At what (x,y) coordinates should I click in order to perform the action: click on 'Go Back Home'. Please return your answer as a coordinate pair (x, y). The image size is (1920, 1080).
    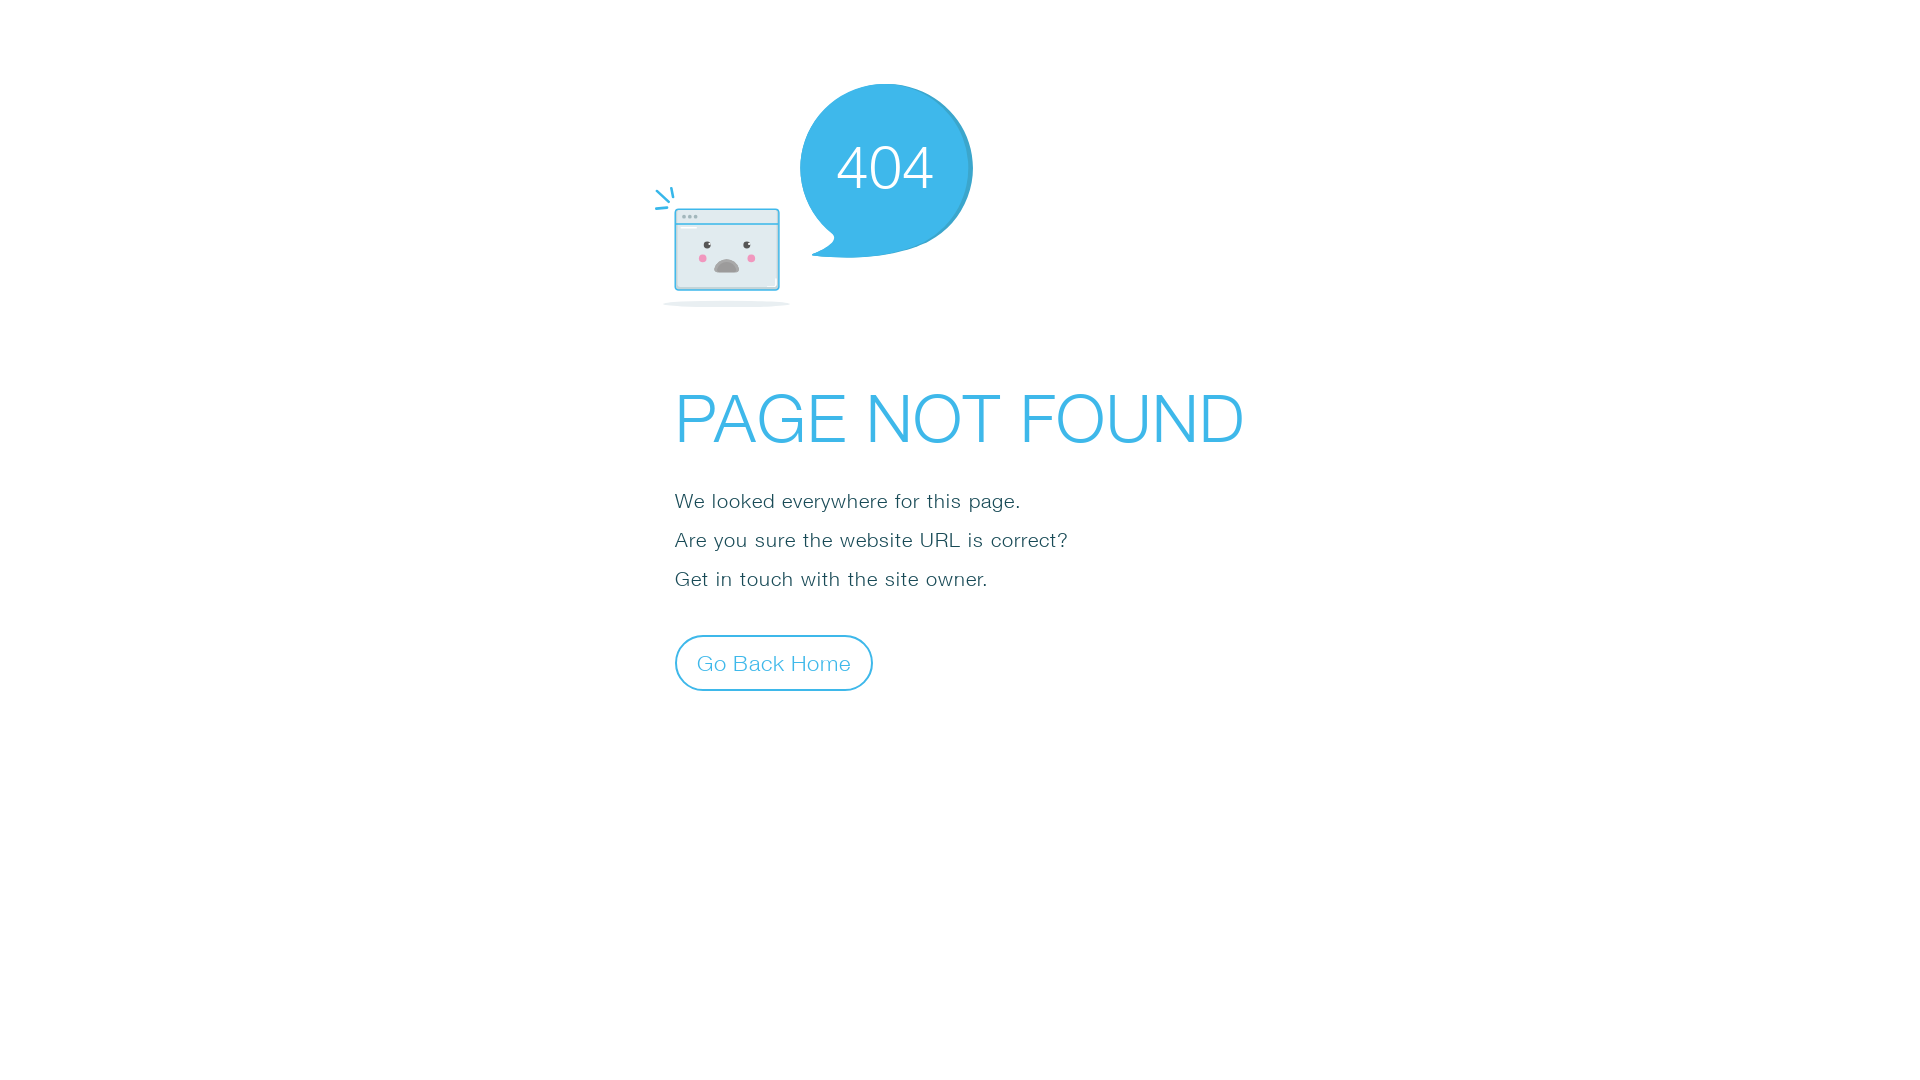
    Looking at the image, I should click on (772, 663).